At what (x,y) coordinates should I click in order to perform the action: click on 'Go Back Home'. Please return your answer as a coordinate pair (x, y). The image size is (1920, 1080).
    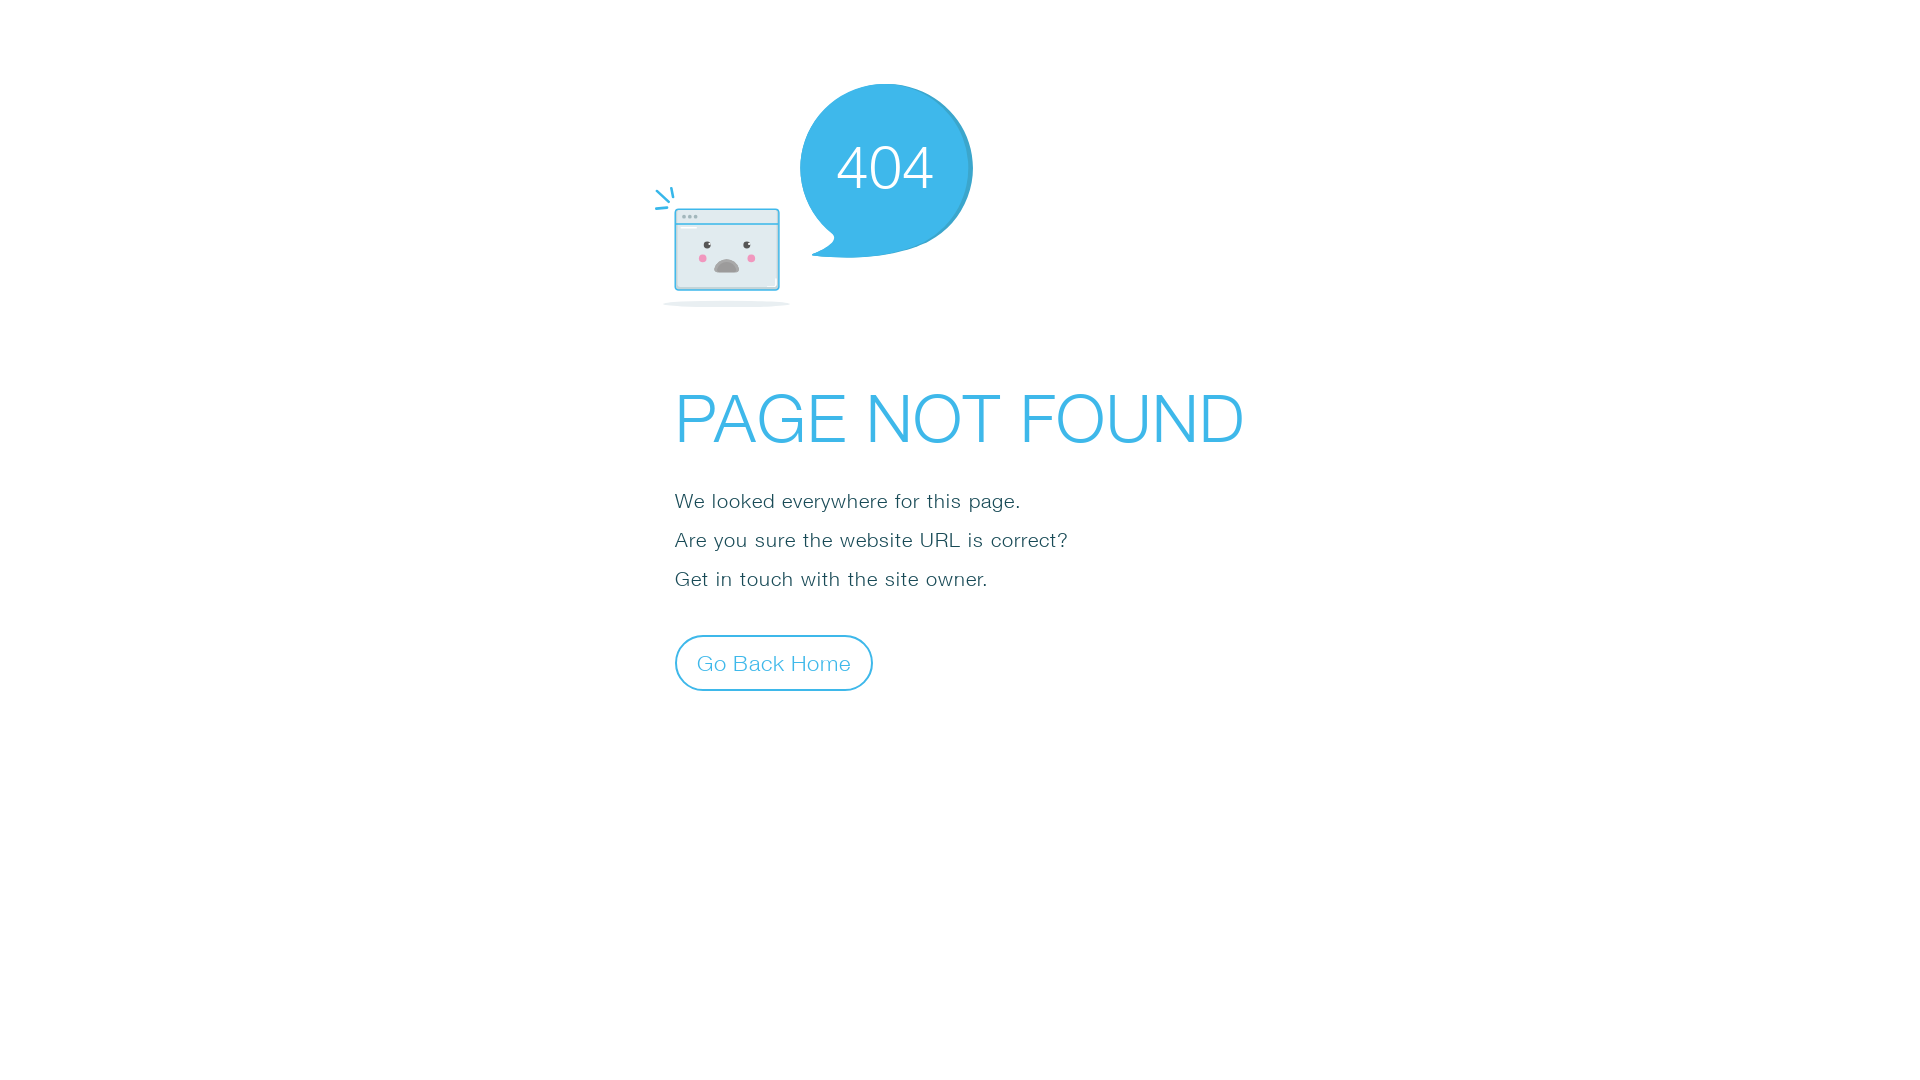
    Looking at the image, I should click on (772, 663).